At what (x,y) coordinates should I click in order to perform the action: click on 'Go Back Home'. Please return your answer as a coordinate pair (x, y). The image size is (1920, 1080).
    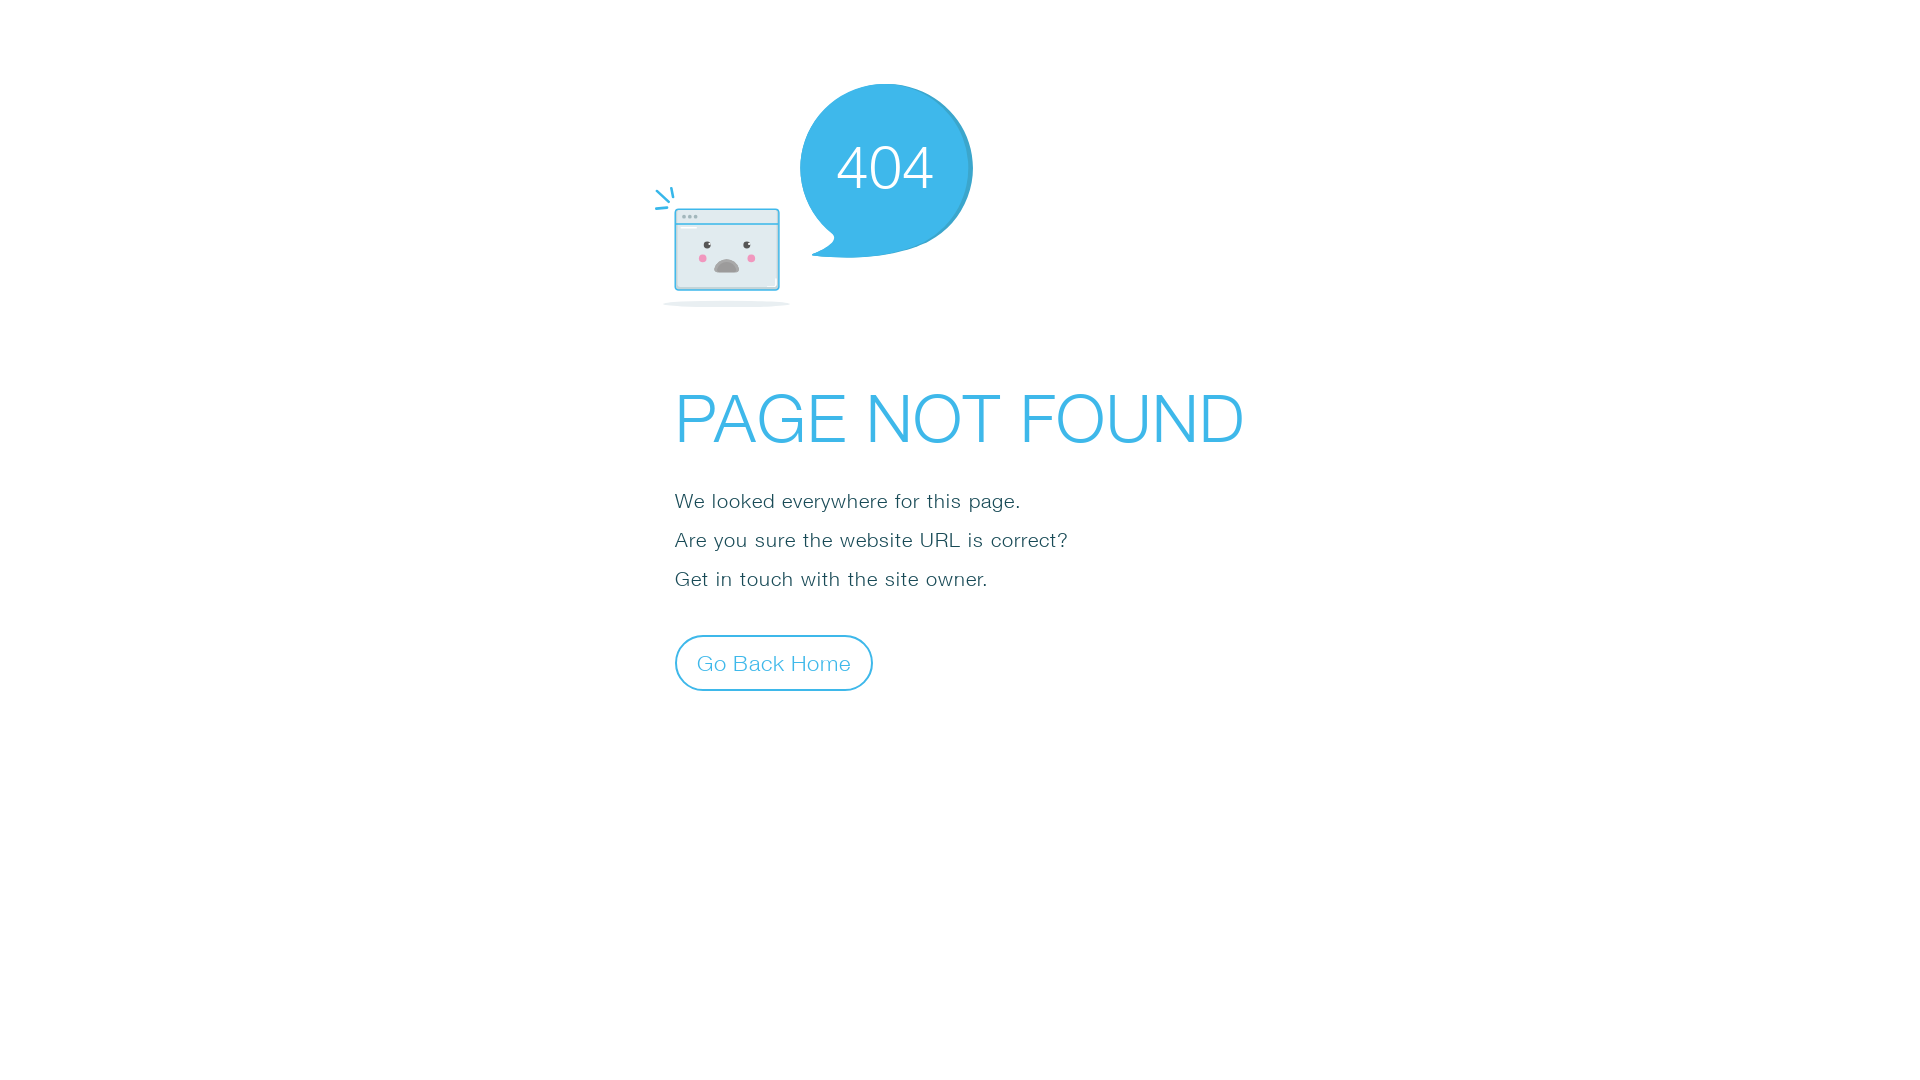
    Looking at the image, I should click on (772, 663).